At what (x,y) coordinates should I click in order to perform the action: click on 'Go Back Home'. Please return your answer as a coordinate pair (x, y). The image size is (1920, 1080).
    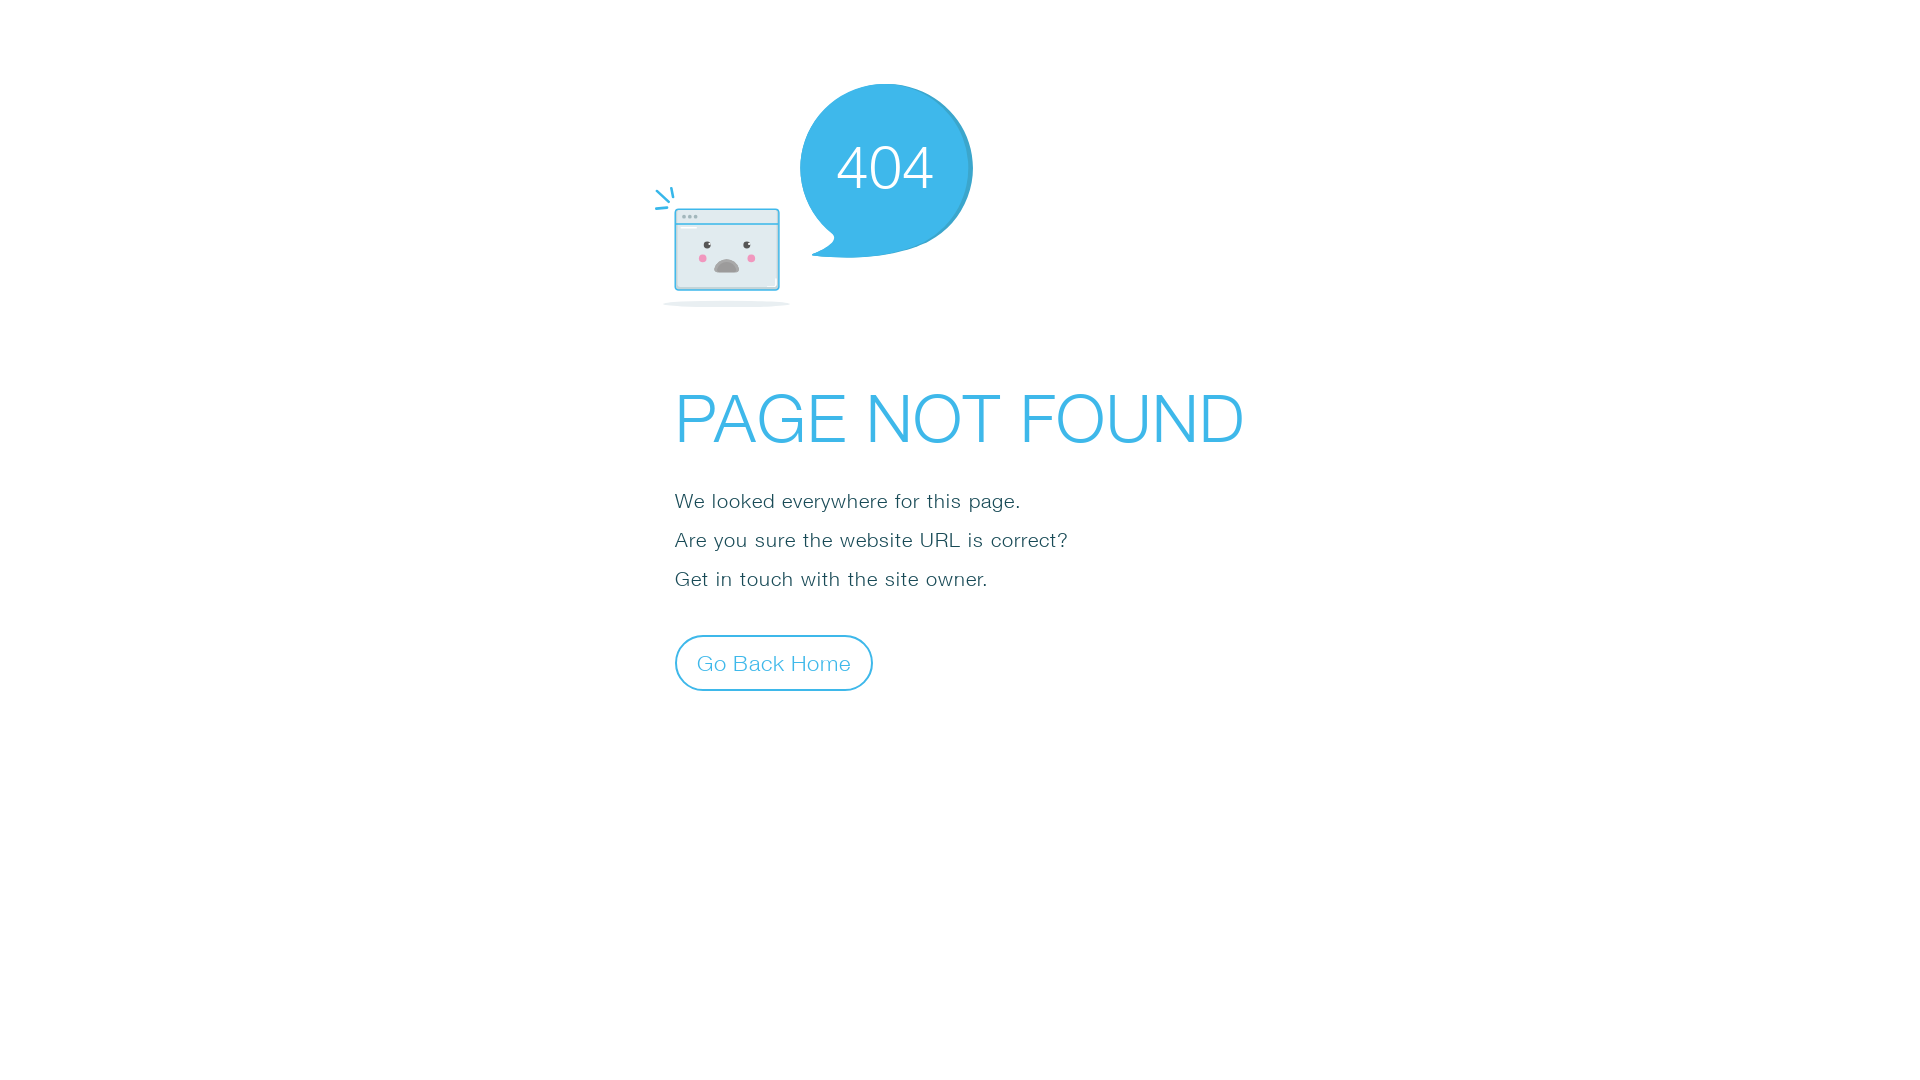
    Looking at the image, I should click on (772, 663).